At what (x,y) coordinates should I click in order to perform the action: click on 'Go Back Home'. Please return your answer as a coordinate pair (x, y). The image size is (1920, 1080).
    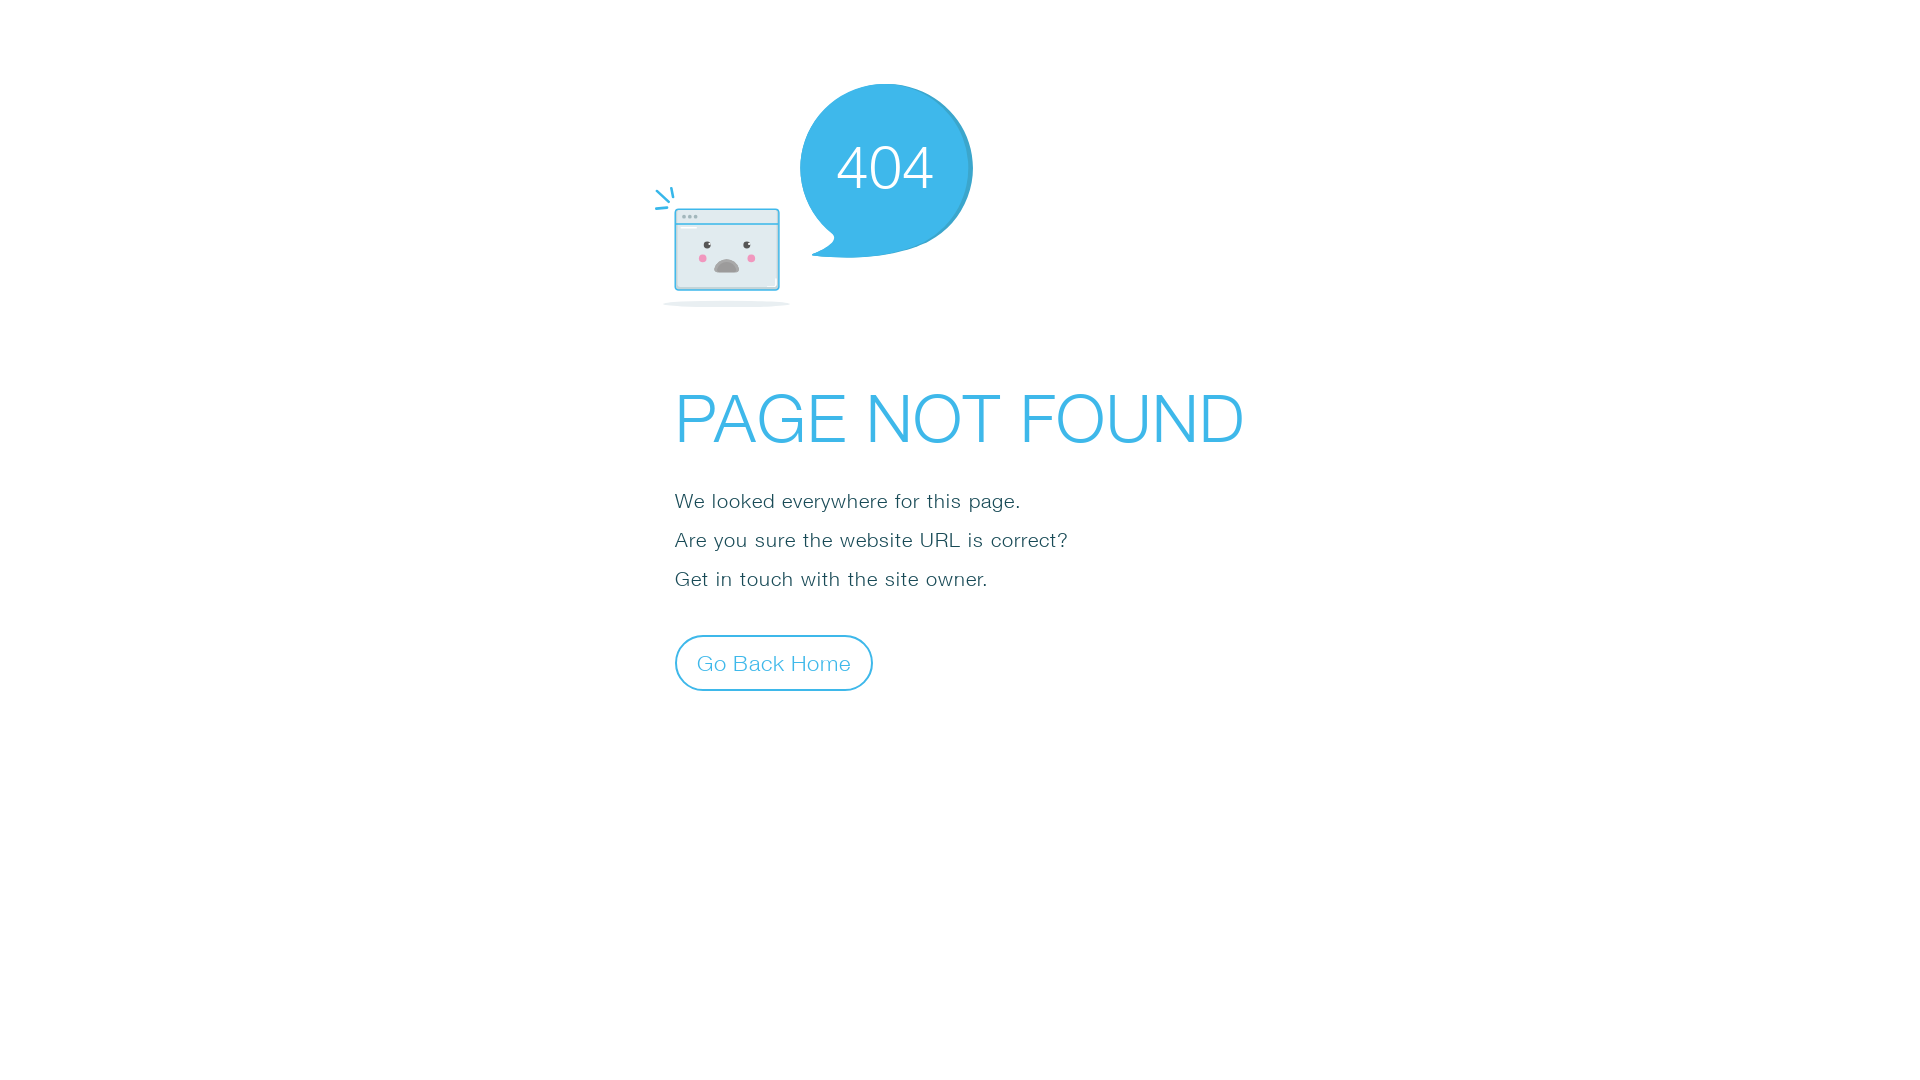
    Looking at the image, I should click on (772, 663).